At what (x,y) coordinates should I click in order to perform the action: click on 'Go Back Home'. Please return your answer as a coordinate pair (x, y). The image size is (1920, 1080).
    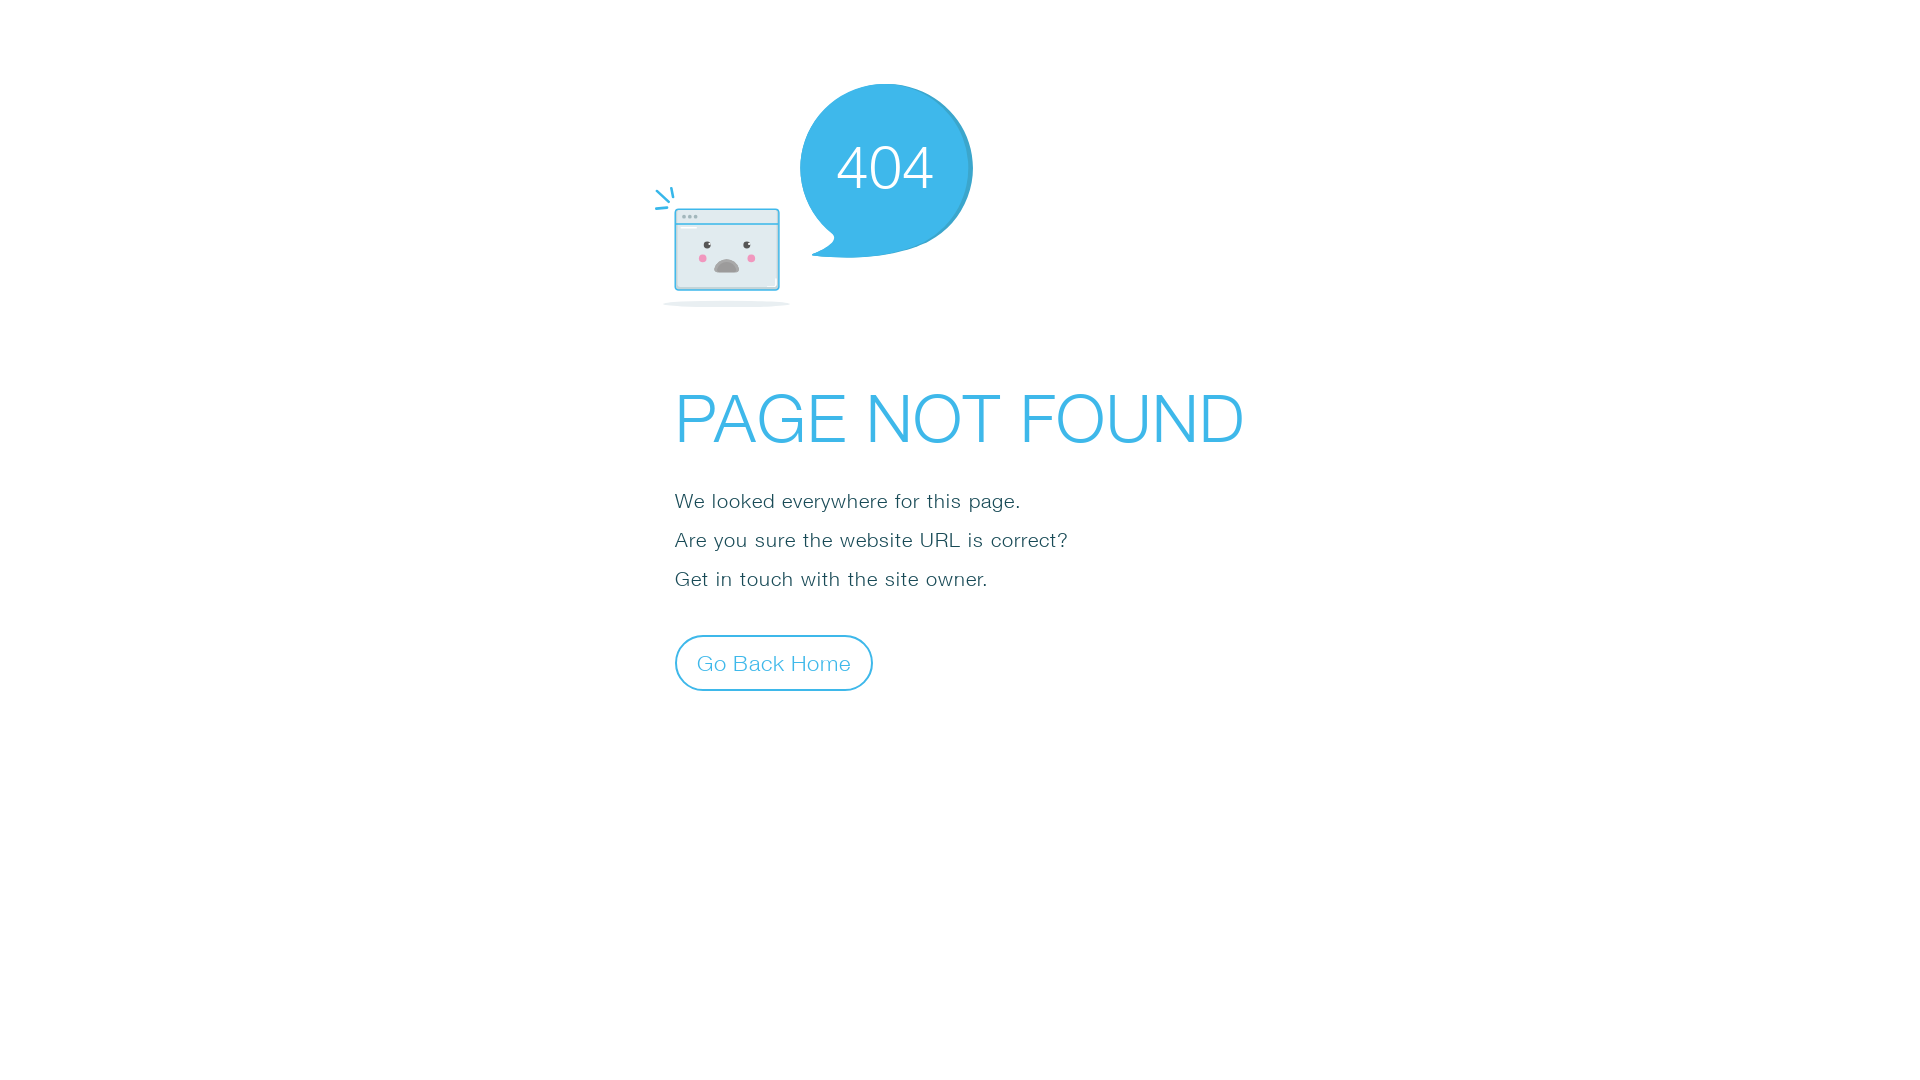
    Looking at the image, I should click on (772, 663).